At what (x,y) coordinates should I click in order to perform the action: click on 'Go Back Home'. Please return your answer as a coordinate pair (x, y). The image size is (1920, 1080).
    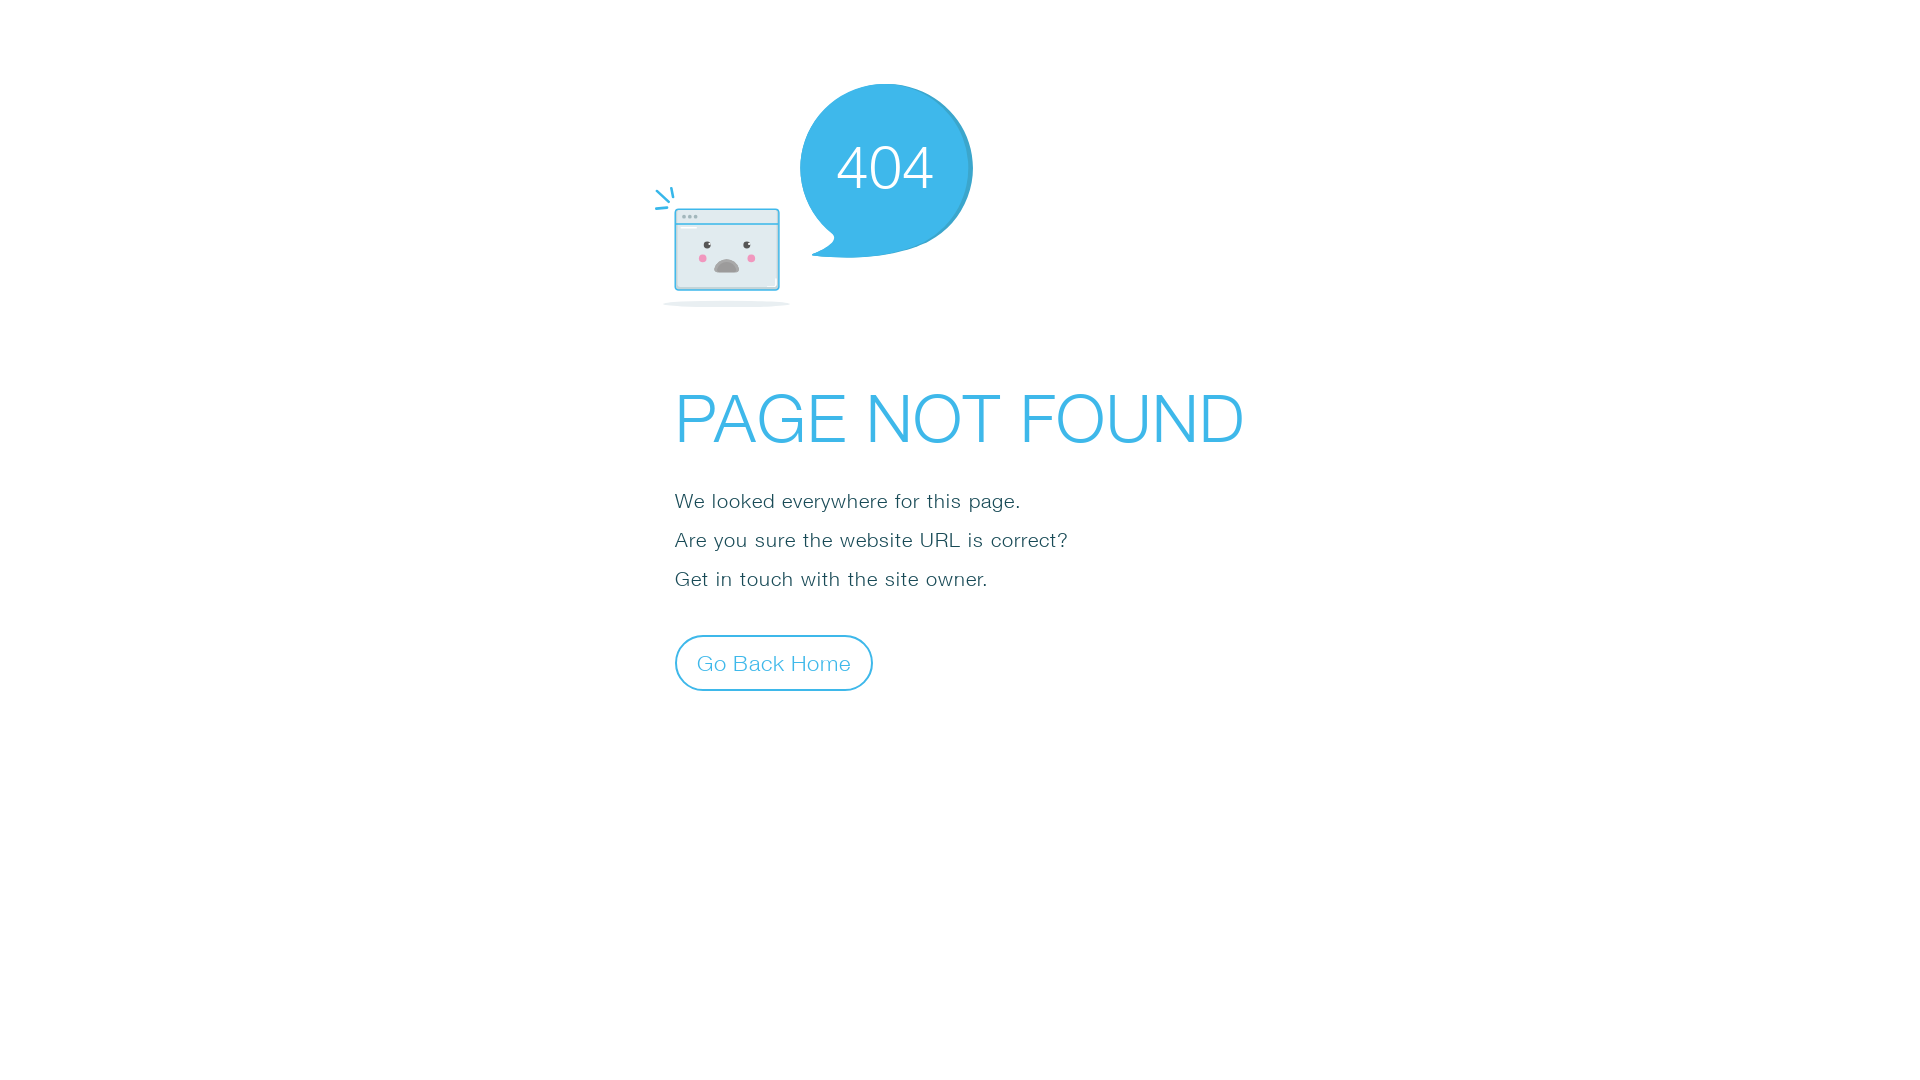
    Looking at the image, I should click on (772, 663).